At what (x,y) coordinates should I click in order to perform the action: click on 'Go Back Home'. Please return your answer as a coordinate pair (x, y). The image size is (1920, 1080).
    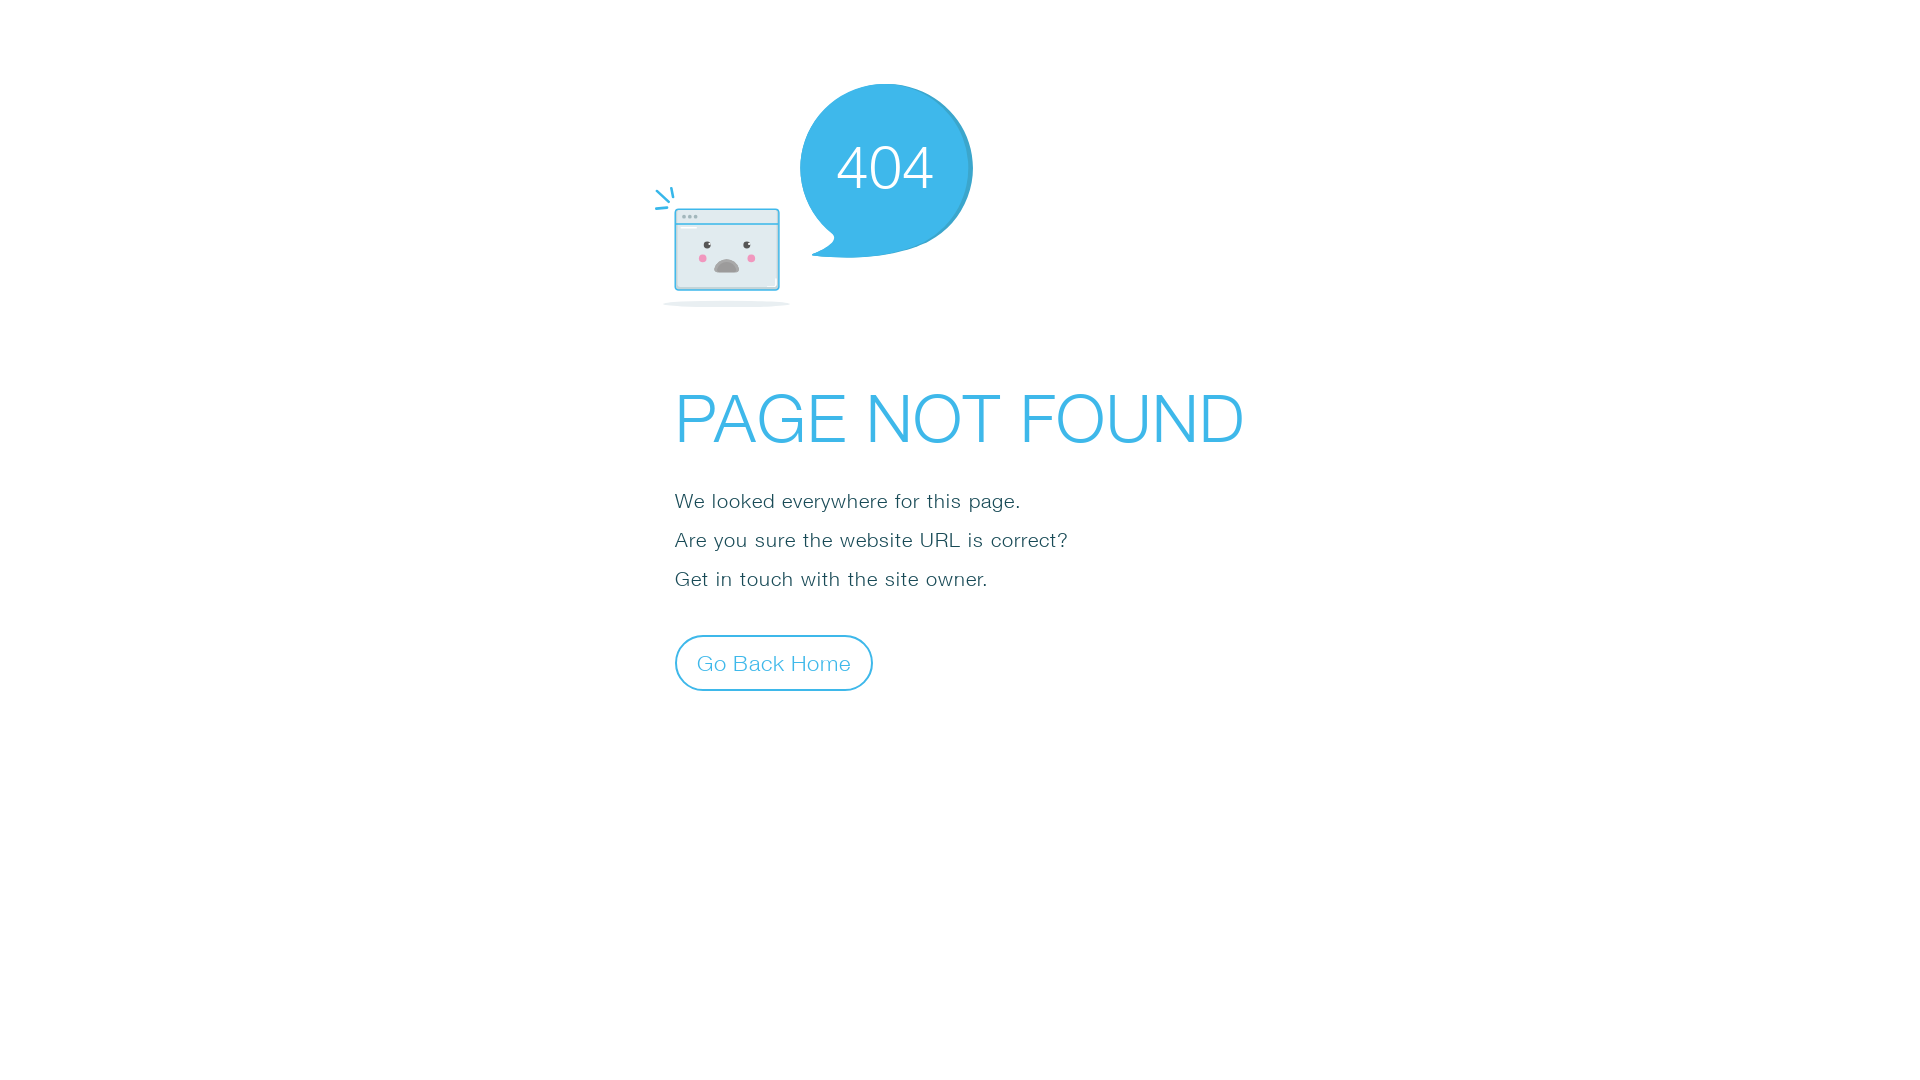
    Looking at the image, I should click on (772, 663).